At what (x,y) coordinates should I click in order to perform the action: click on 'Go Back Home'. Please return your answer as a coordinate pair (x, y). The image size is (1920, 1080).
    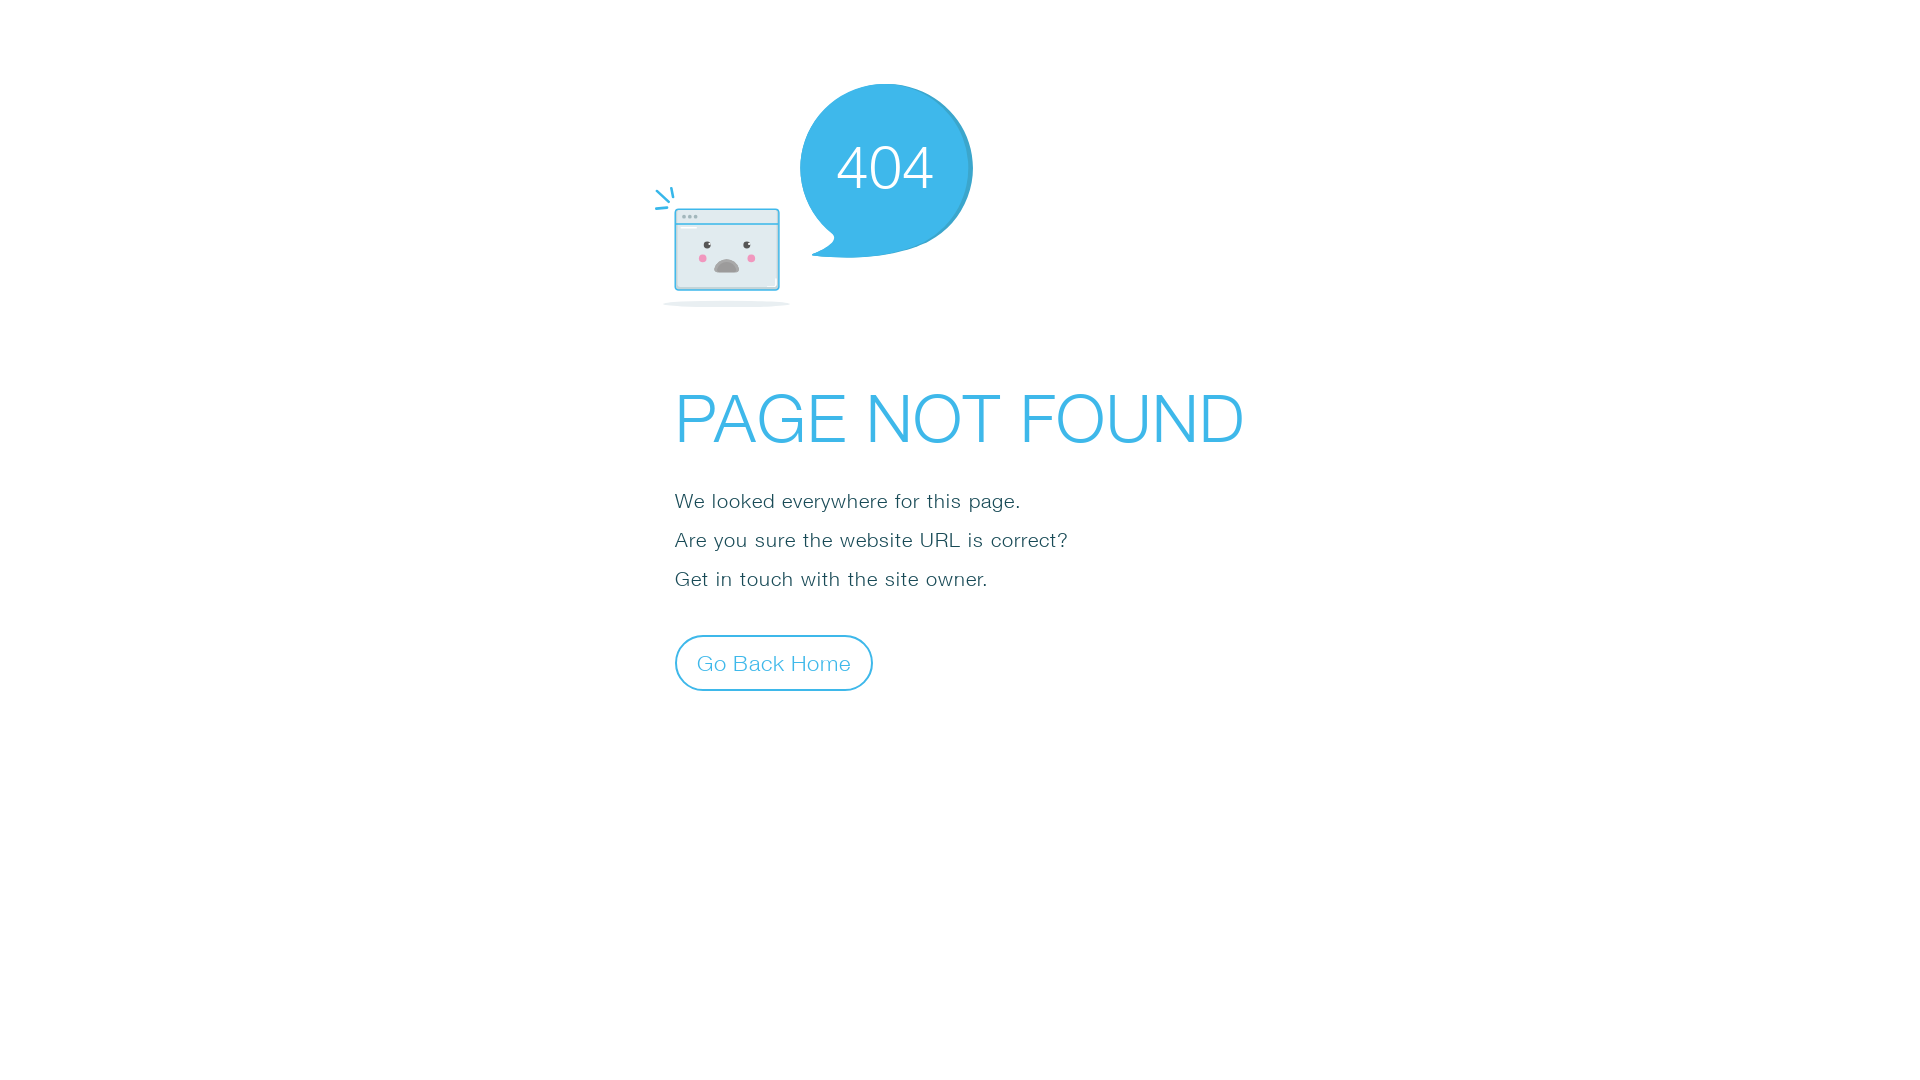
    Looking at the image, I should click on (772, 663).